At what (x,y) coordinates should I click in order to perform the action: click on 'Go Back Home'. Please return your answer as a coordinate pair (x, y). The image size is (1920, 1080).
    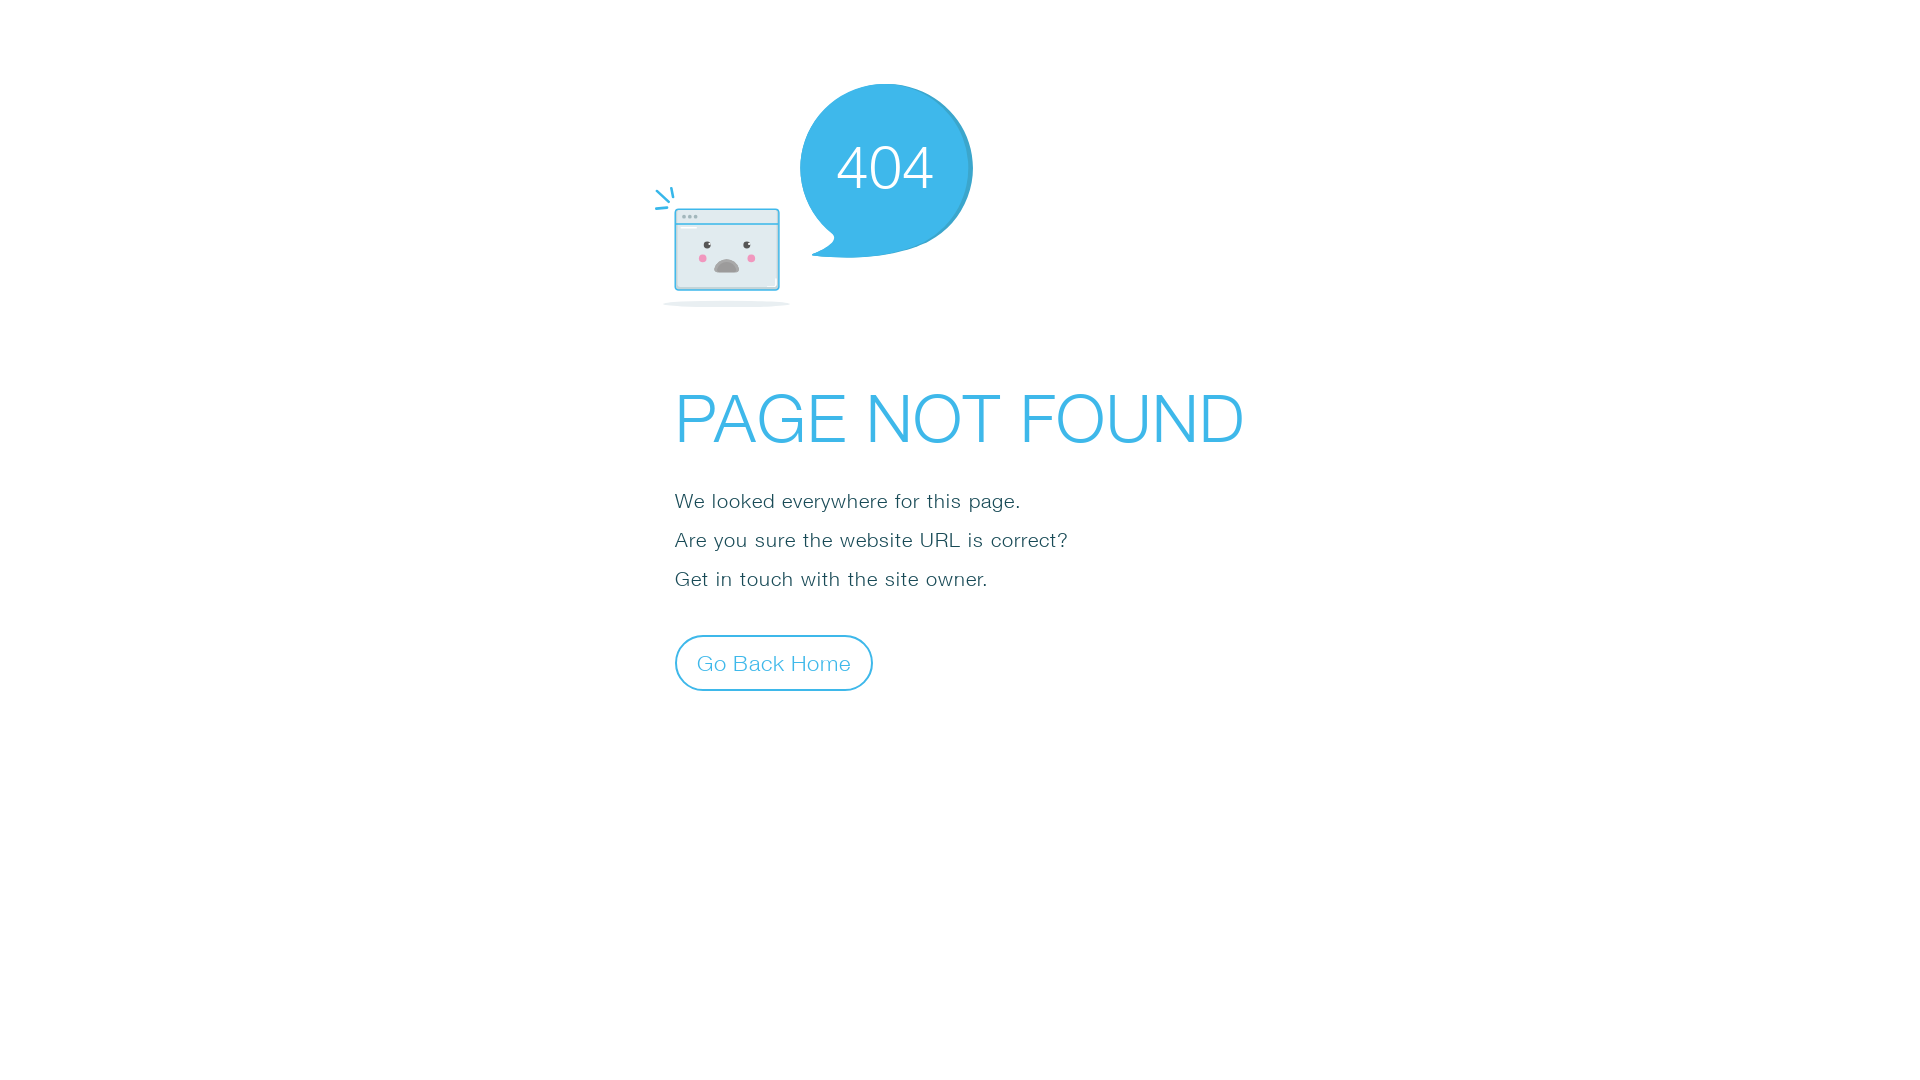
    Looking at the image, I should click on (772, 663).